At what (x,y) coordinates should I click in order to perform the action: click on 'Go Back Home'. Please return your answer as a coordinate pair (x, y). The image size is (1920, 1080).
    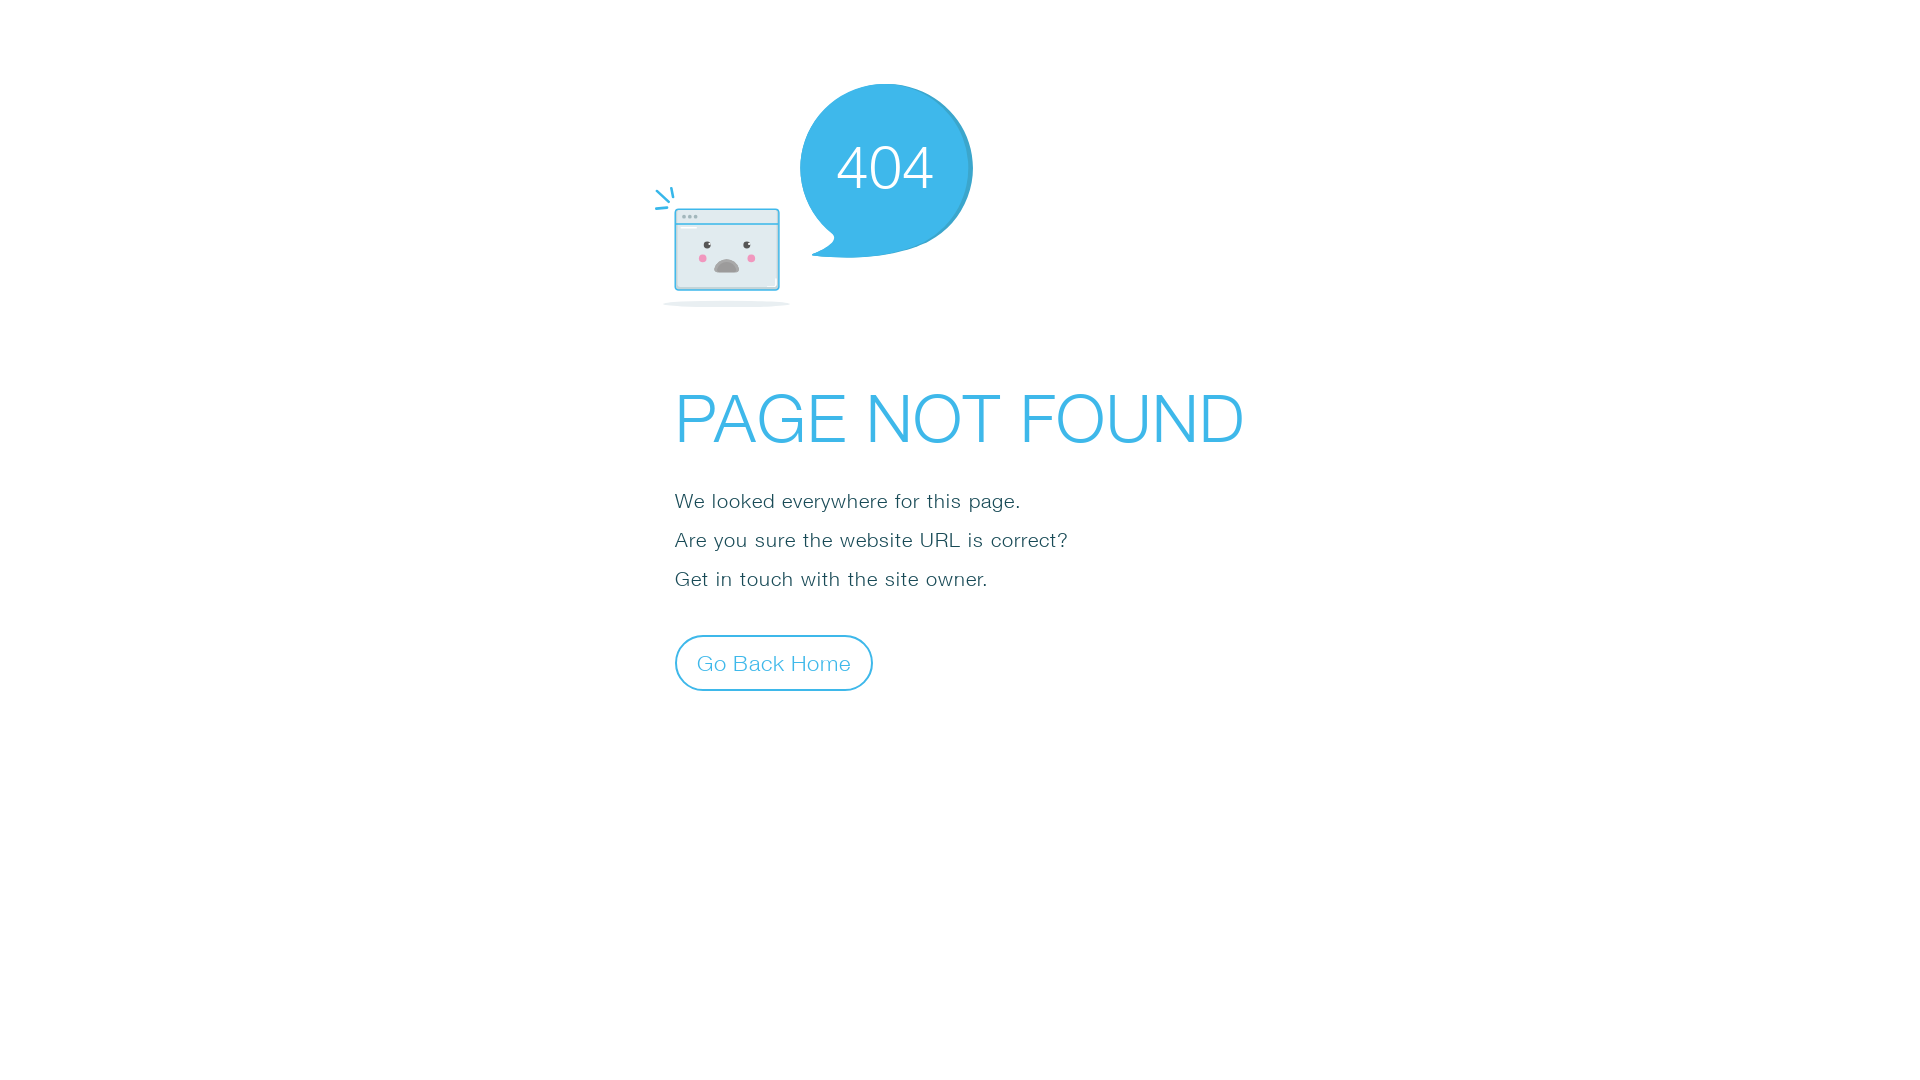
    Looking at the image, I should click on (772, 663).